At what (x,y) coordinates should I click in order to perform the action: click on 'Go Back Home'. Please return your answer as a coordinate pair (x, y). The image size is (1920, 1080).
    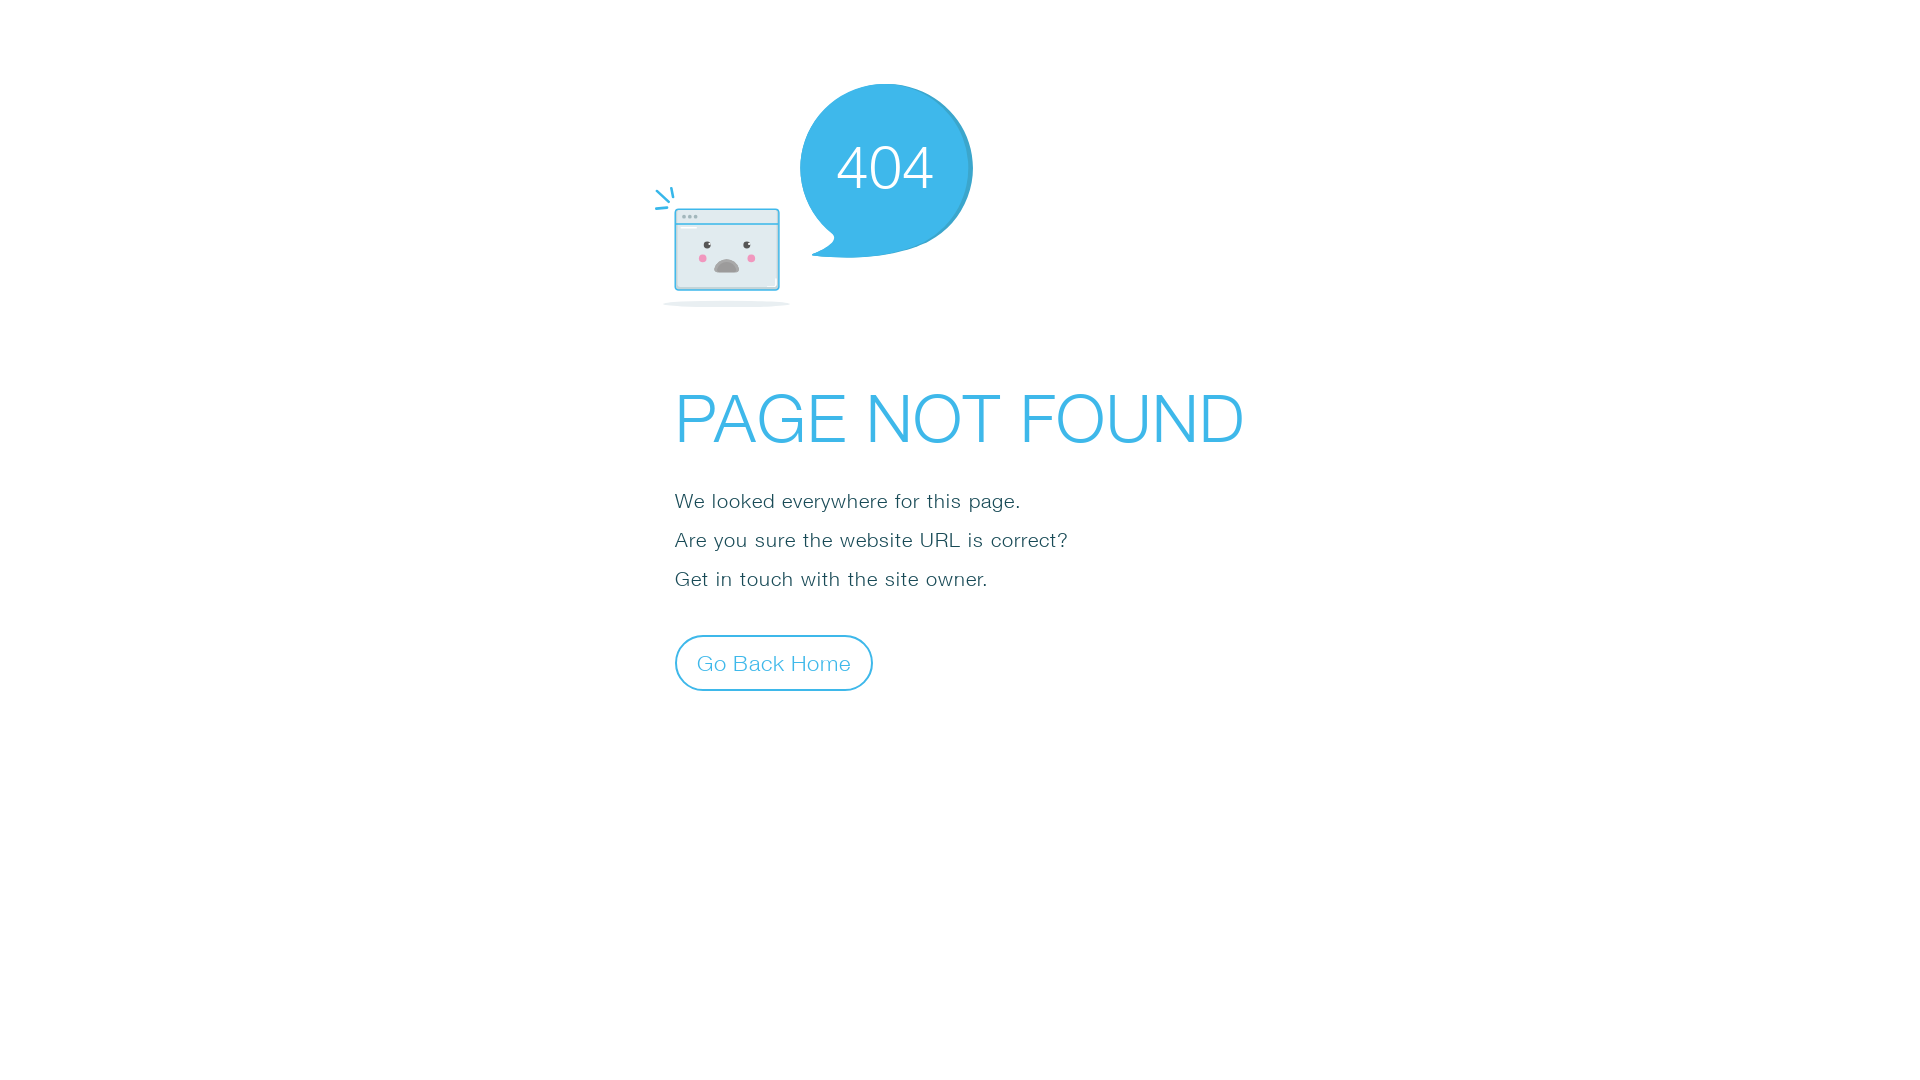
    Looking at the image, I should click on (772, 663).